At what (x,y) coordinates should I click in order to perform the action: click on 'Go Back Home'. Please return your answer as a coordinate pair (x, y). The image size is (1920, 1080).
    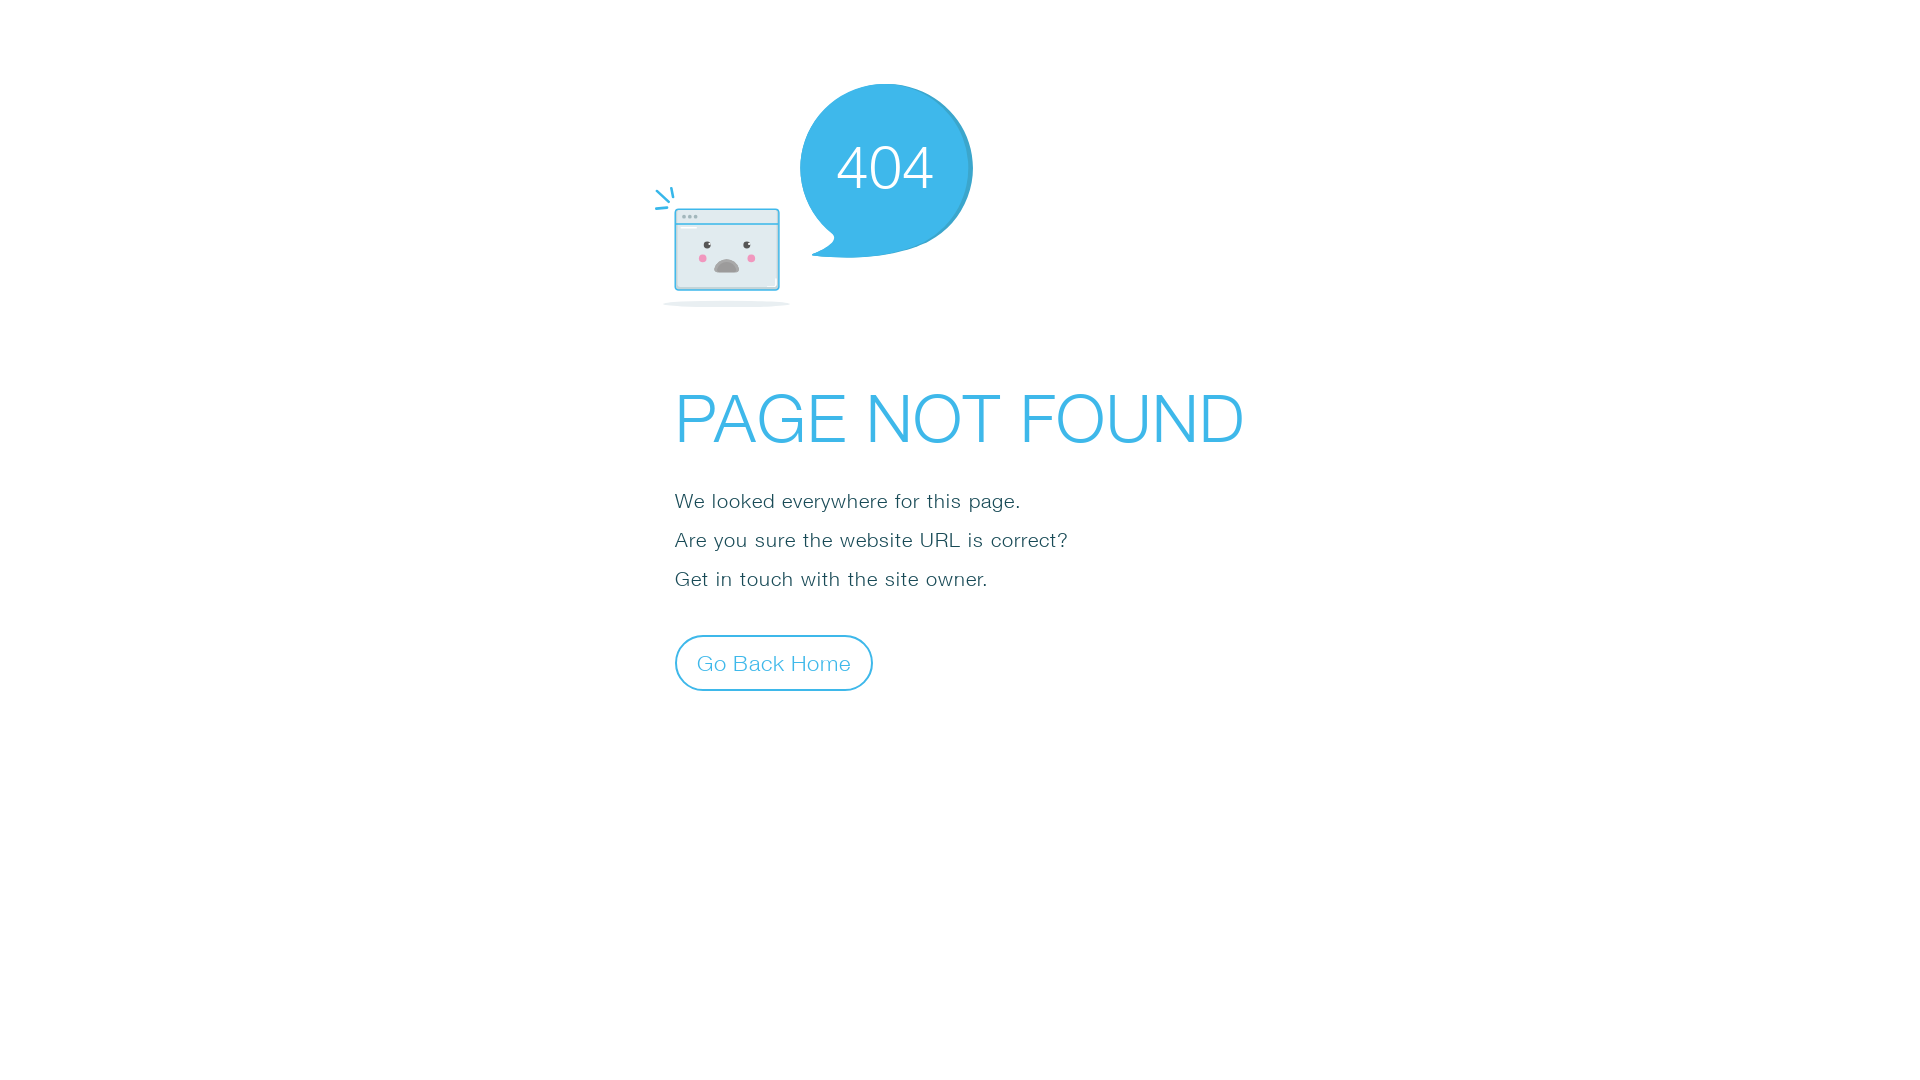
    Looking at the image, I should click on (772, 663).